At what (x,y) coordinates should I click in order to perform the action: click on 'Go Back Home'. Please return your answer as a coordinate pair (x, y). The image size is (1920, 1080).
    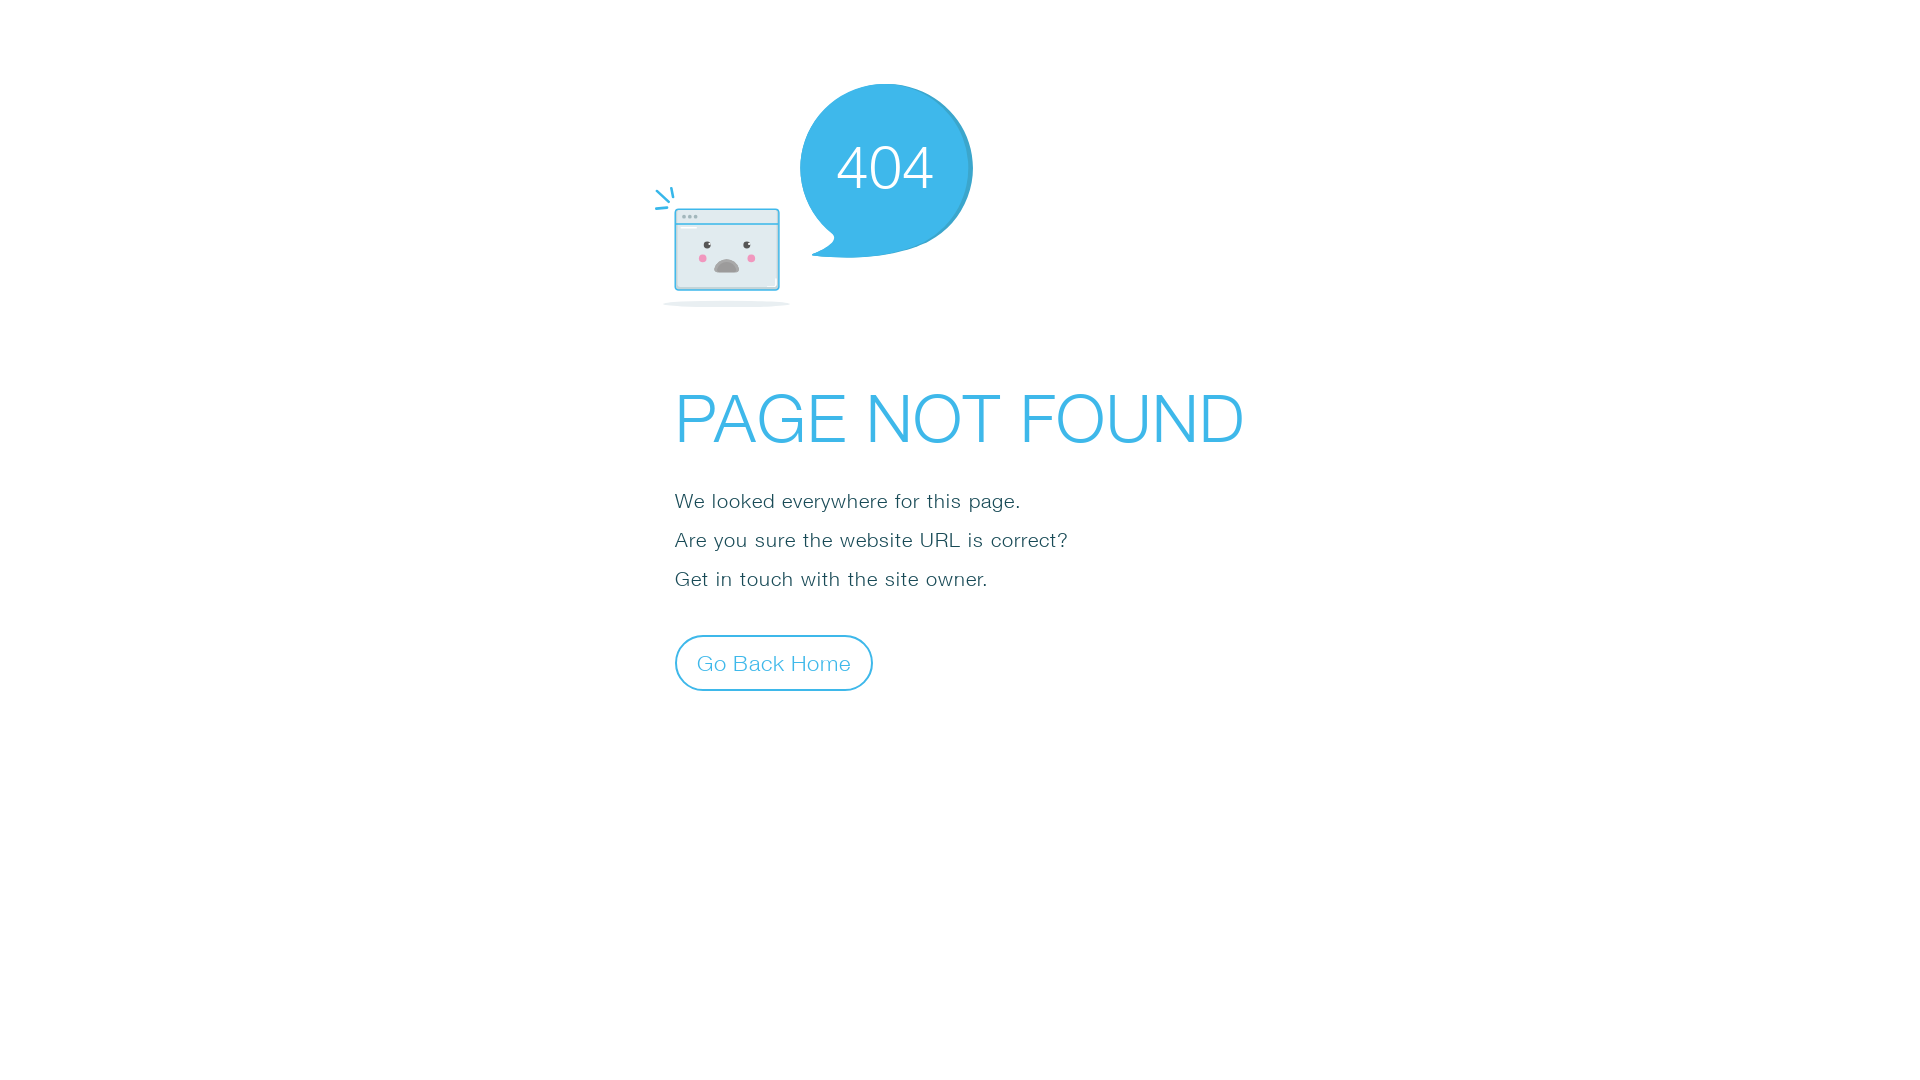
    Looking at the image, I should click on (772, 663).